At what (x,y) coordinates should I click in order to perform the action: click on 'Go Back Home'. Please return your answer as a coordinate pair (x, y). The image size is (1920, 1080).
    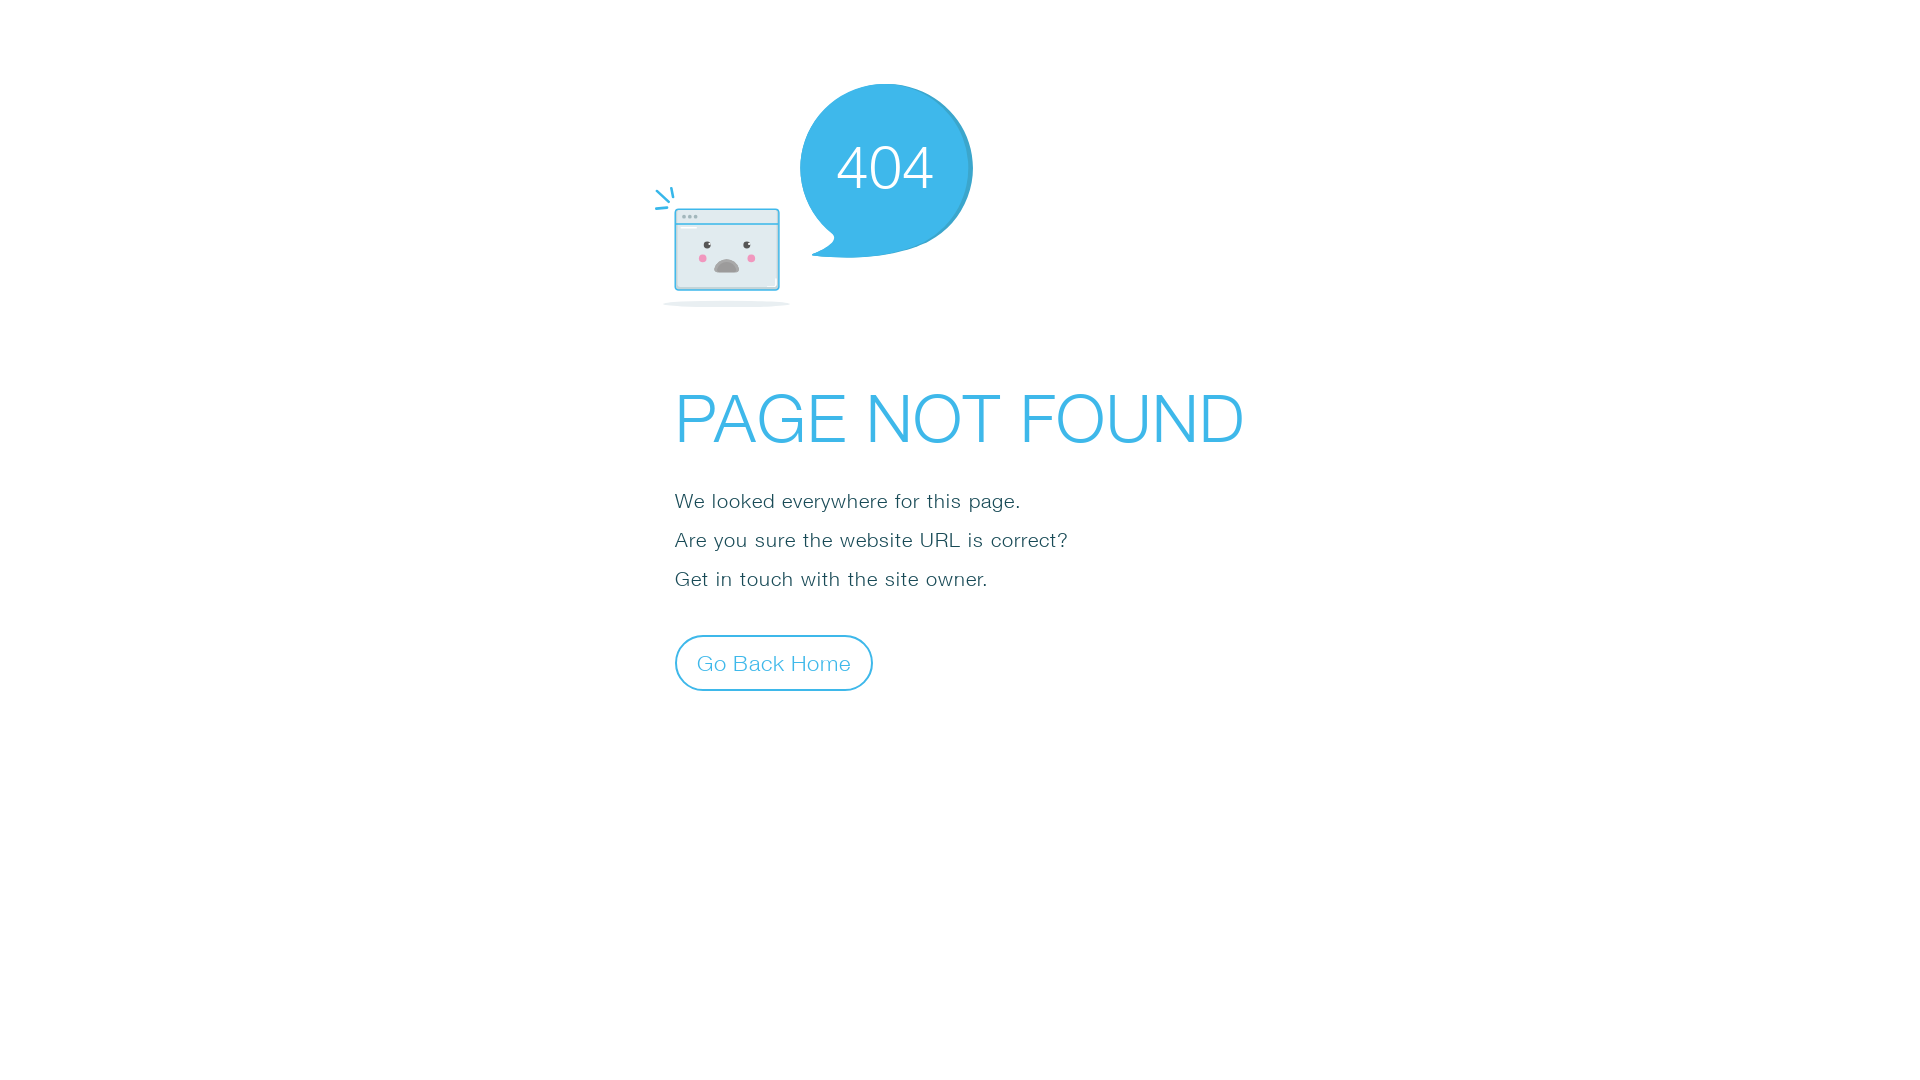
    Looking at the image, I should click on (772, 663).